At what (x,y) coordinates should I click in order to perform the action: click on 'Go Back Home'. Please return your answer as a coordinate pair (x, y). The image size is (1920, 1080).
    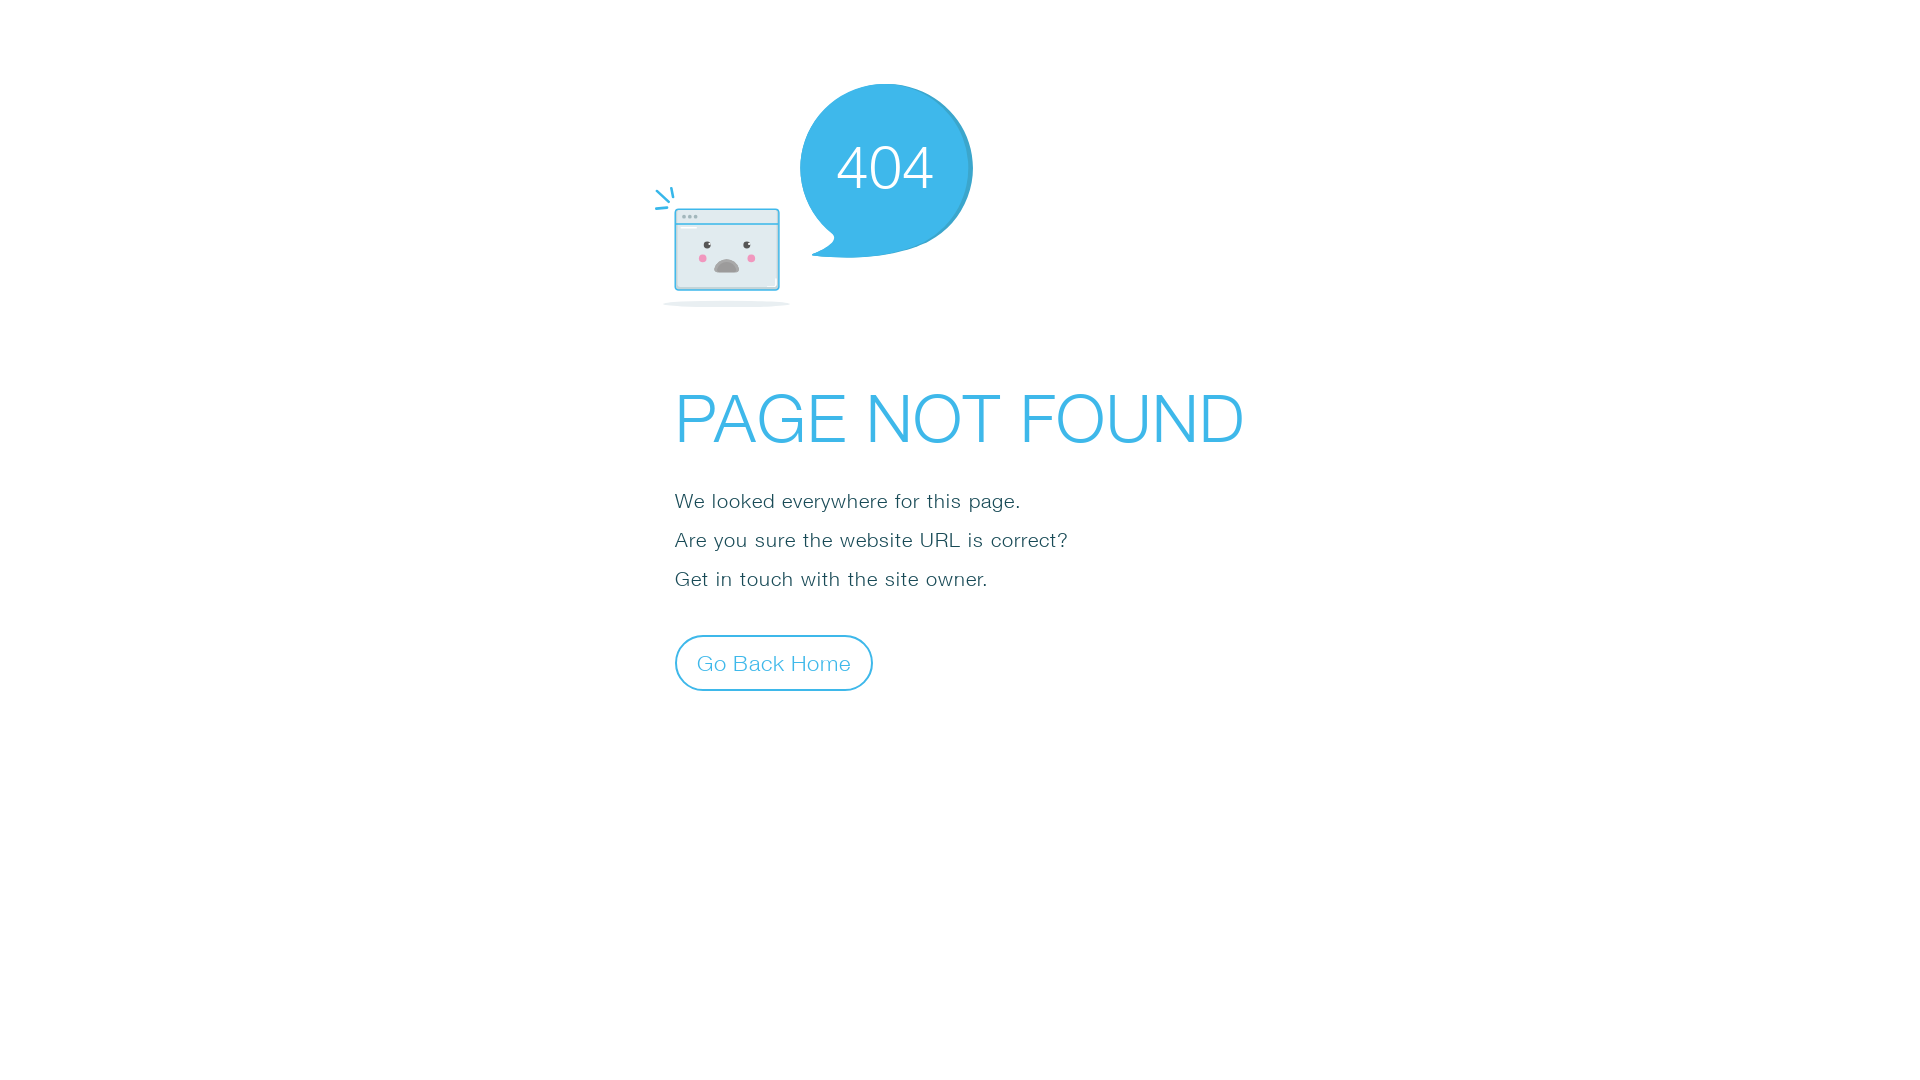
    Looking at the image, I should click on (772, 663).